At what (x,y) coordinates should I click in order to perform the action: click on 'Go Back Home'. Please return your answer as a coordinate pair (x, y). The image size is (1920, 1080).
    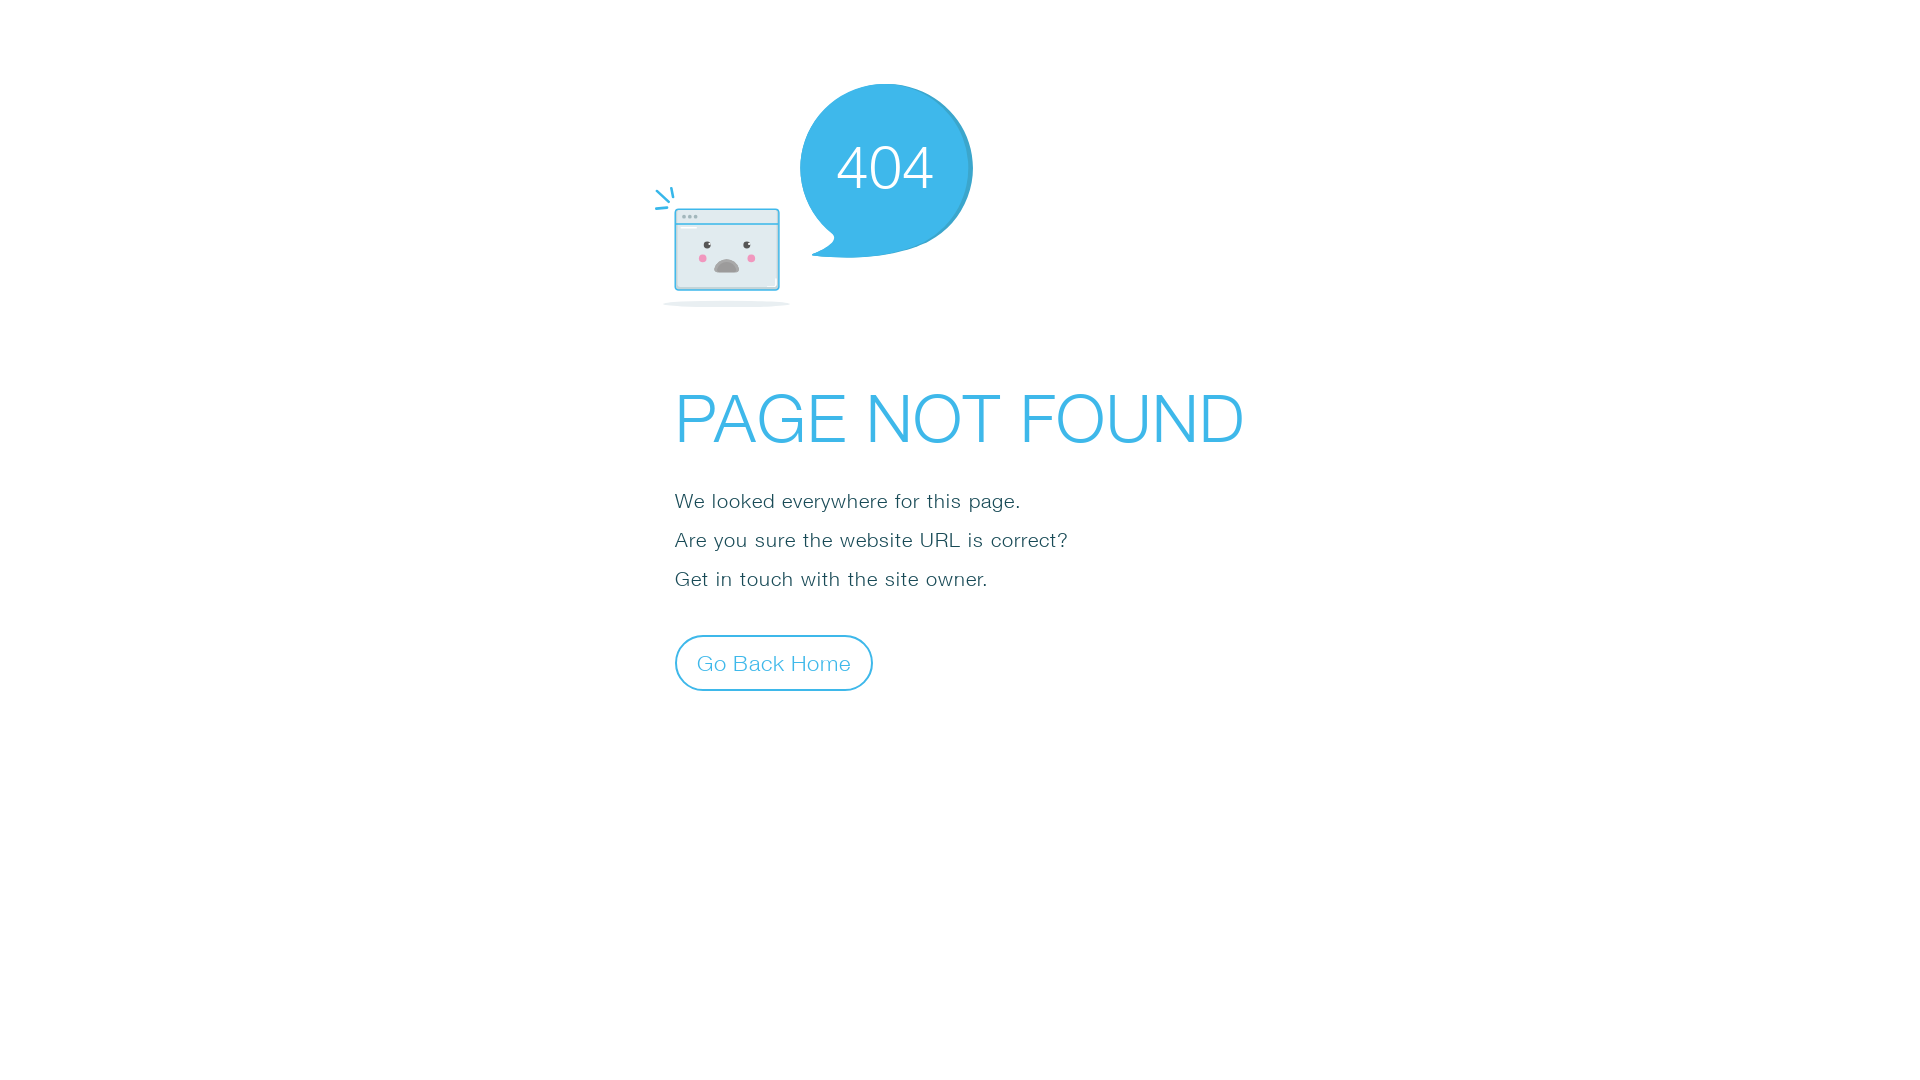
    Looking at the image, I should click on (772, 663).